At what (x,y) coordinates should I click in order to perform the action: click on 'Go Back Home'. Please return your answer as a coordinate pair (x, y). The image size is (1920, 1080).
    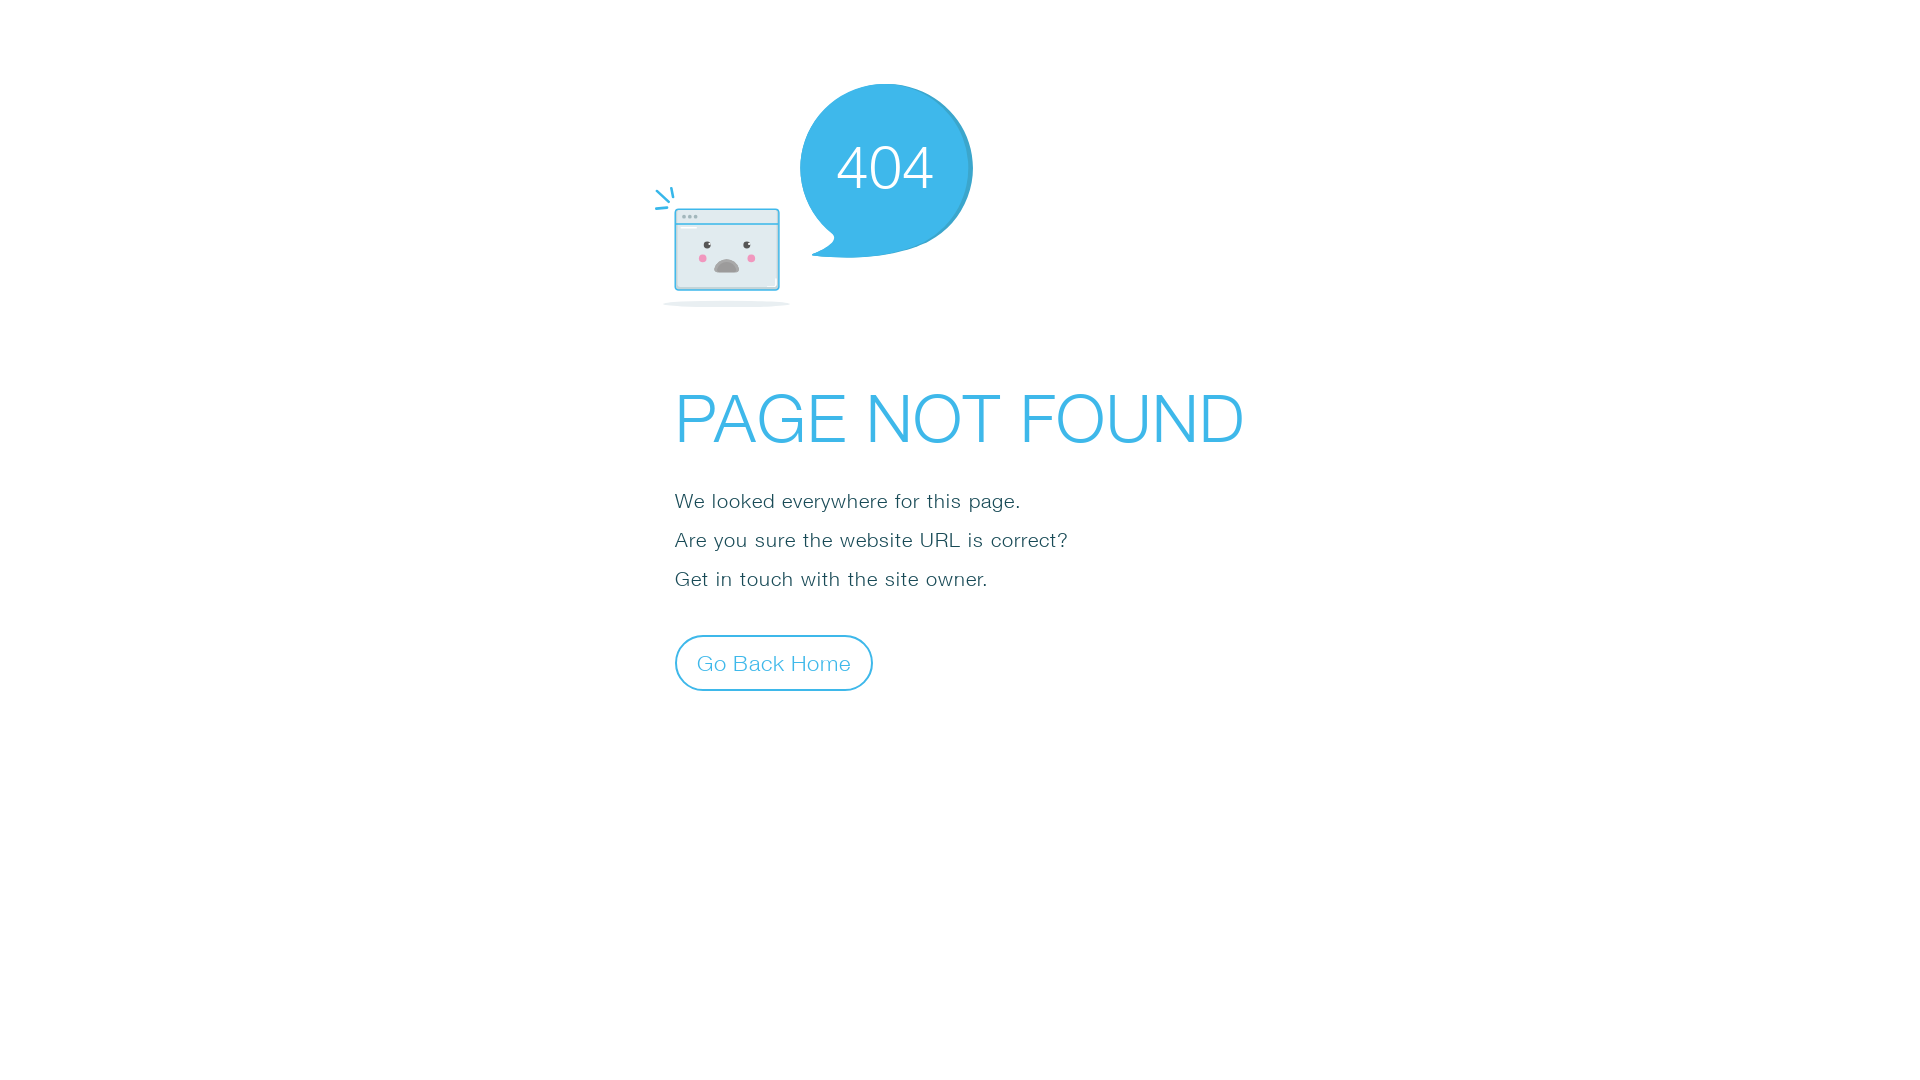
    Looking at the image, I should click on (772, 663).